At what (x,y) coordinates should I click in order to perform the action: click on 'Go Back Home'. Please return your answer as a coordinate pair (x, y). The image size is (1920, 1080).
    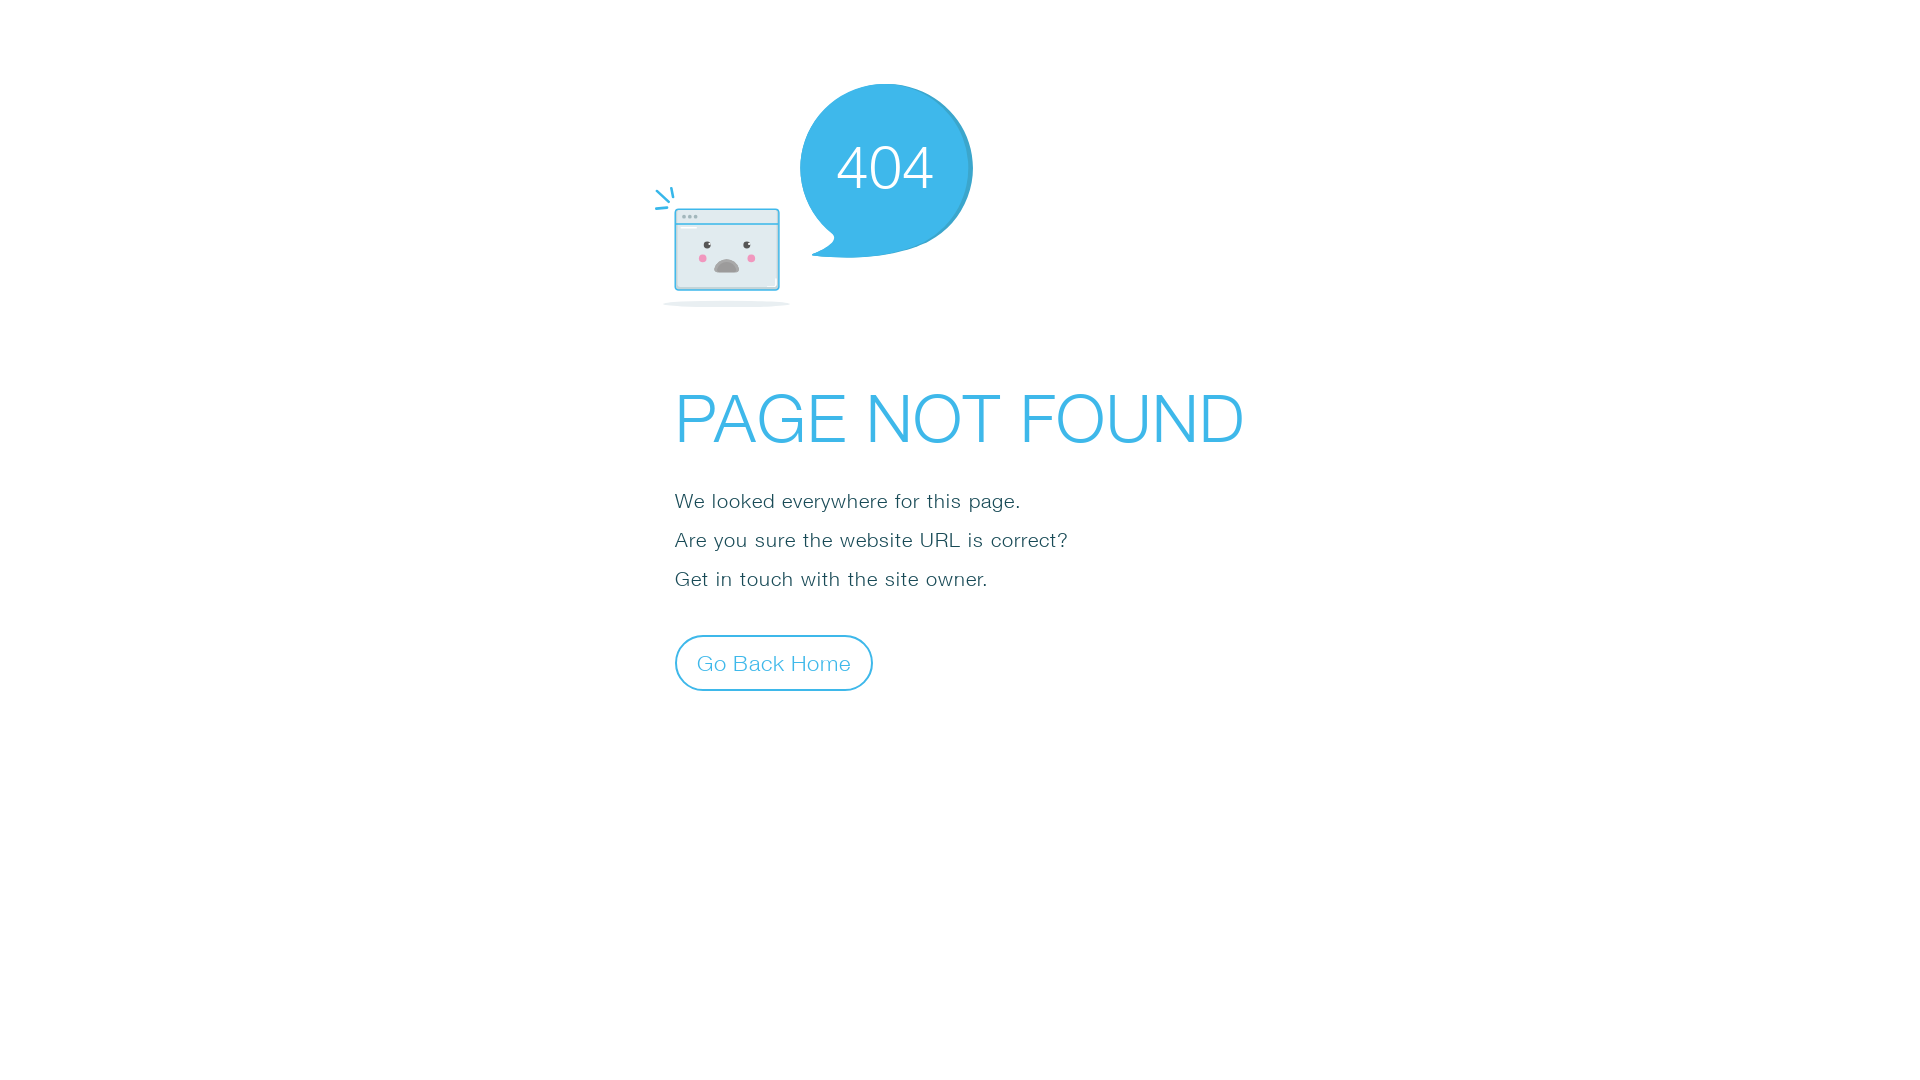
    Looking at the image, I should click on (772, 663).